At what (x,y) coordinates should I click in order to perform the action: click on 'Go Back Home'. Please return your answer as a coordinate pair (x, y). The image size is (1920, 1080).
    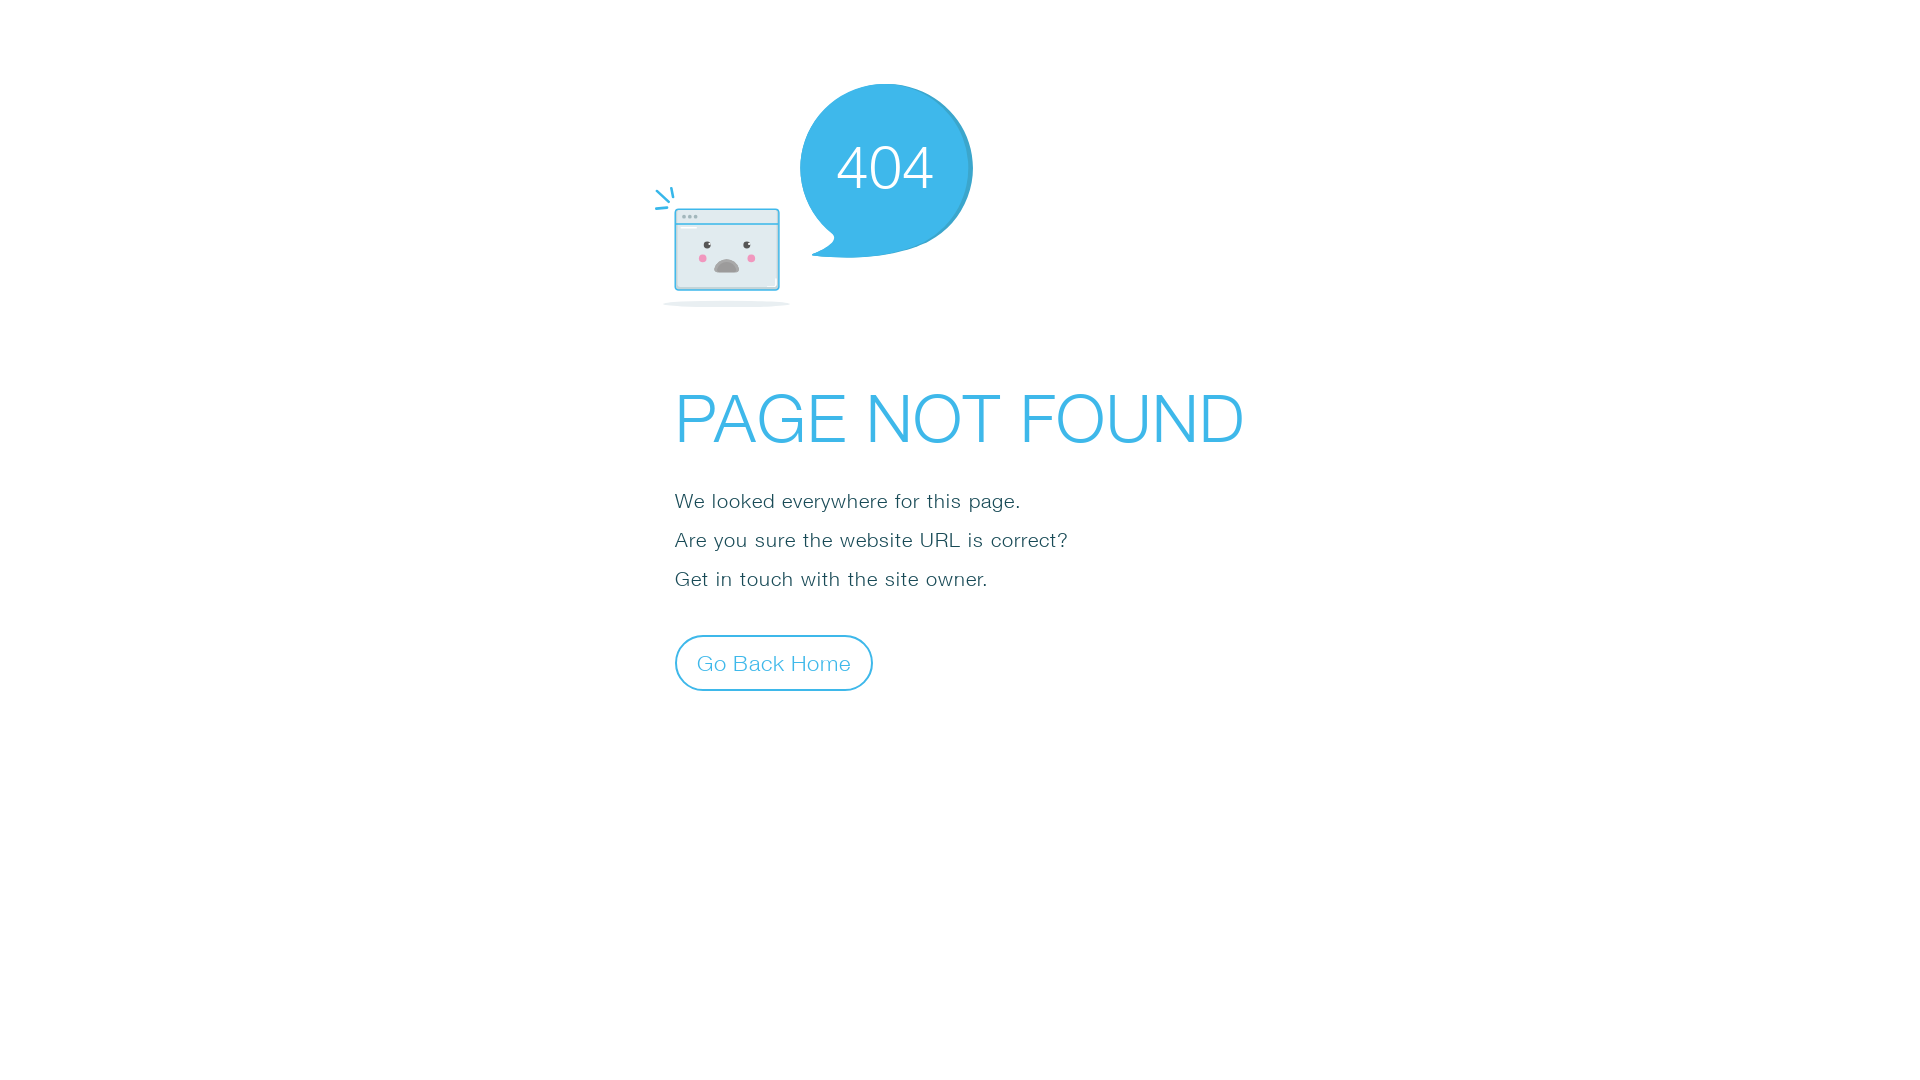
    Looking at the image, I should click on (772, 663).